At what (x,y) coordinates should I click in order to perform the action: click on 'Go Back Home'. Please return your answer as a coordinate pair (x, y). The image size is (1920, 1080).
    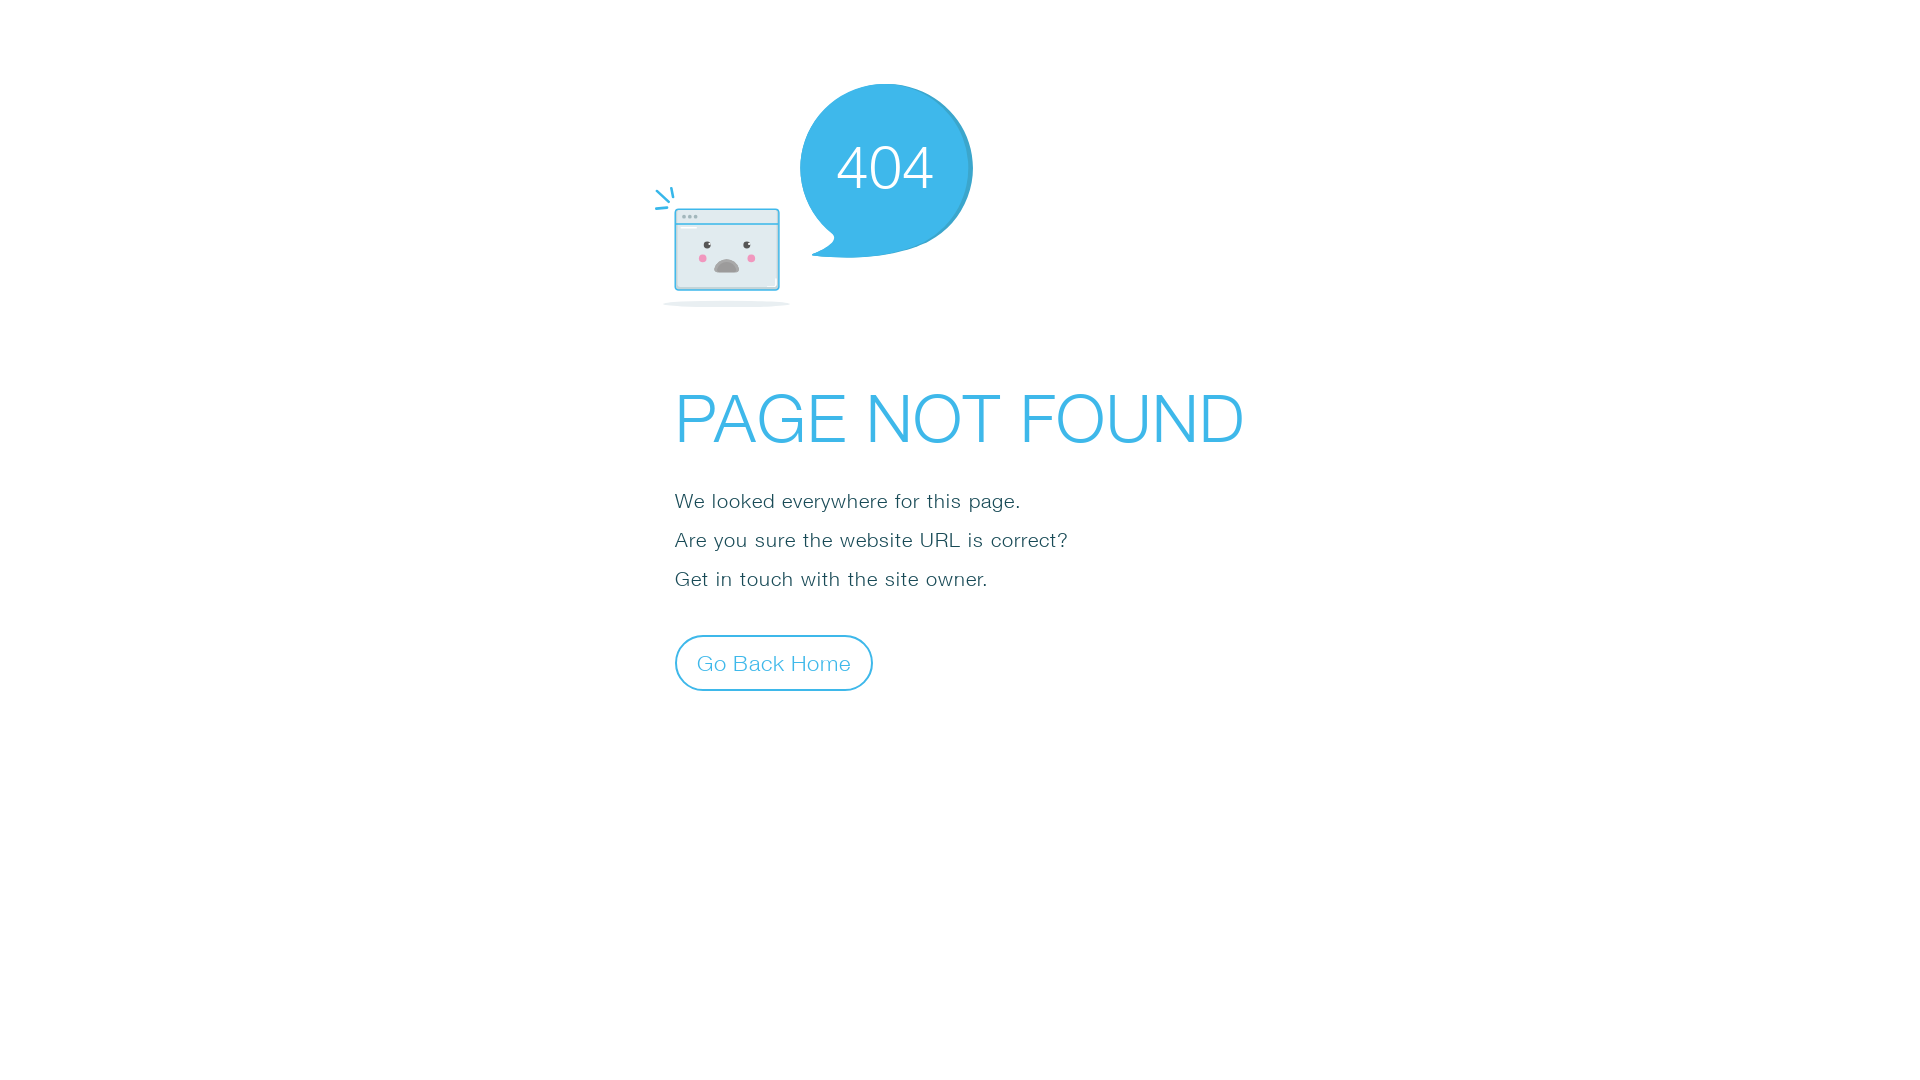
    Looking at the image, I should click on (772, 663).